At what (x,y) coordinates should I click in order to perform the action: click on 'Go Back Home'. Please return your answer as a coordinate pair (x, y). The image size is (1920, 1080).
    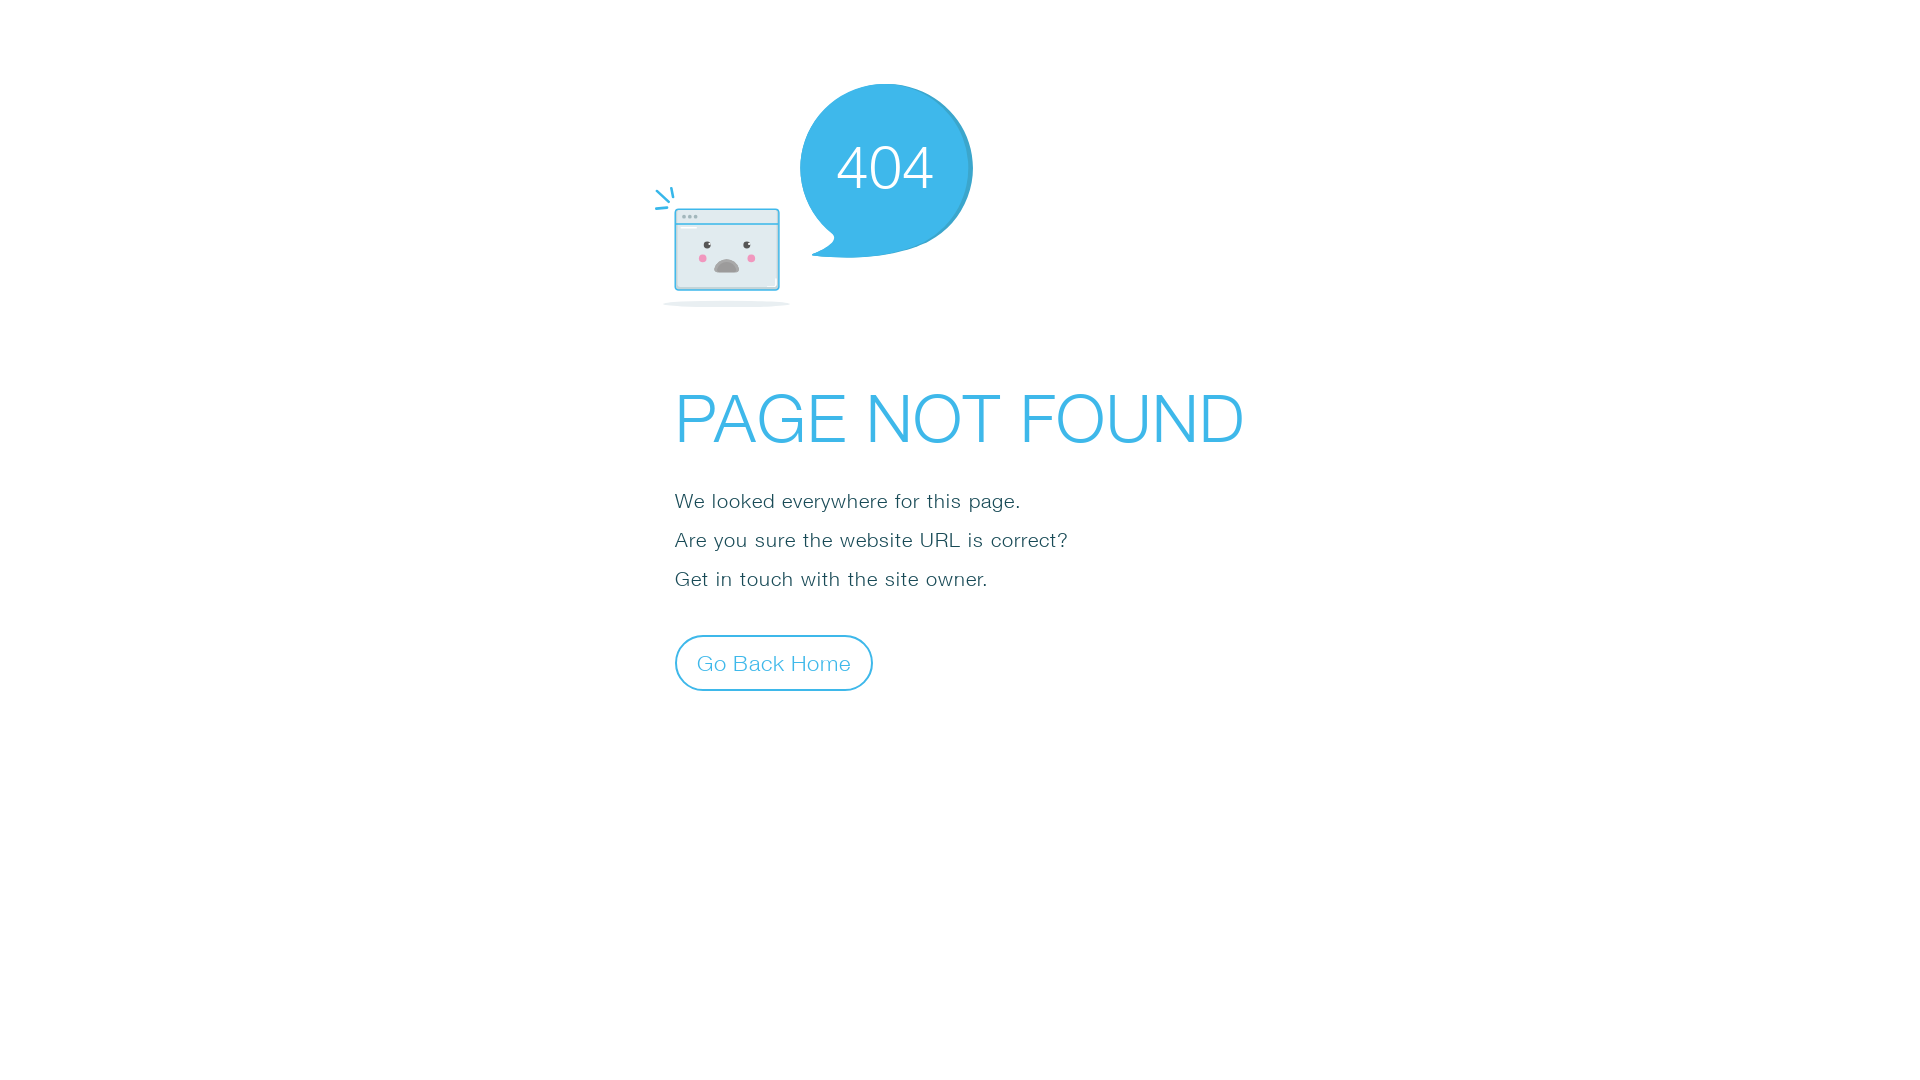
    Looking at the image, I should click on (772, 663).